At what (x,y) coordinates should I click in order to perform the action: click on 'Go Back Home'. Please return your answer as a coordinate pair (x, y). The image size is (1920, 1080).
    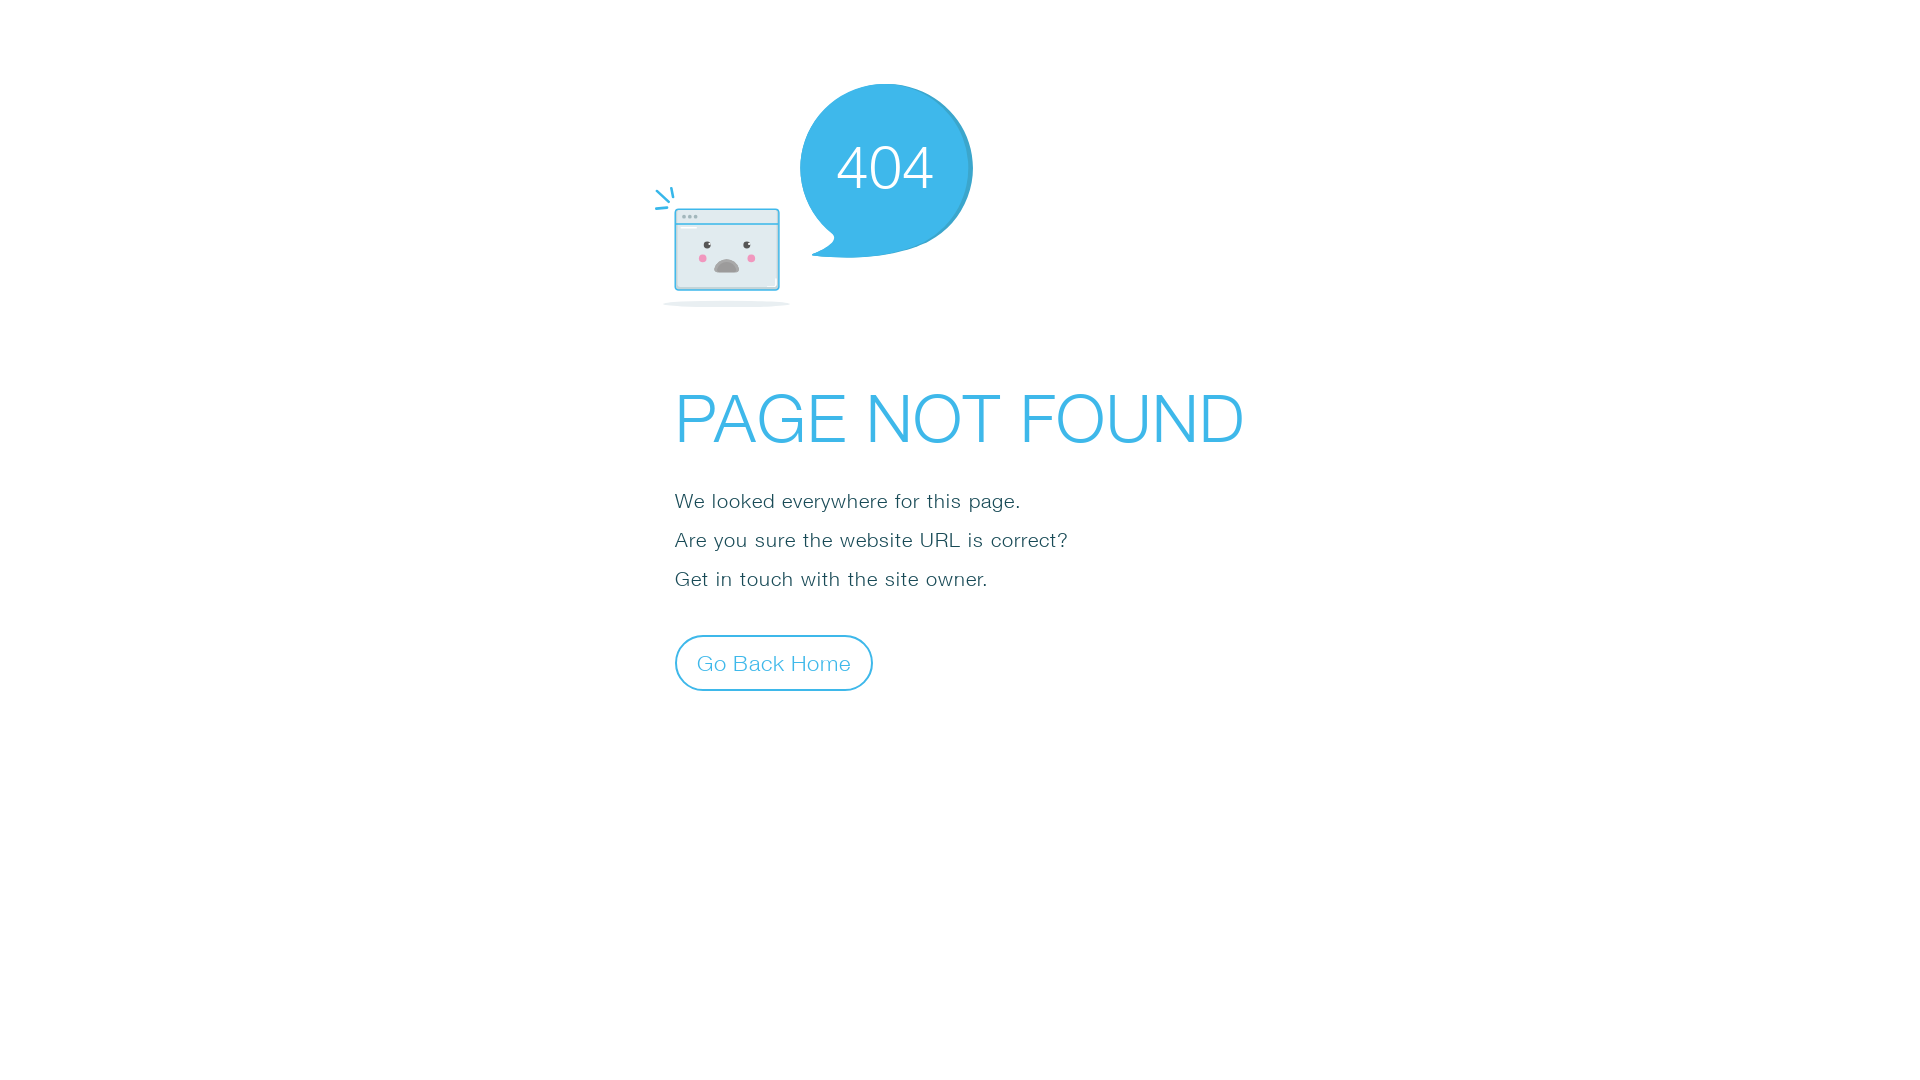
    Looking at the image, I should click on (772, 663).